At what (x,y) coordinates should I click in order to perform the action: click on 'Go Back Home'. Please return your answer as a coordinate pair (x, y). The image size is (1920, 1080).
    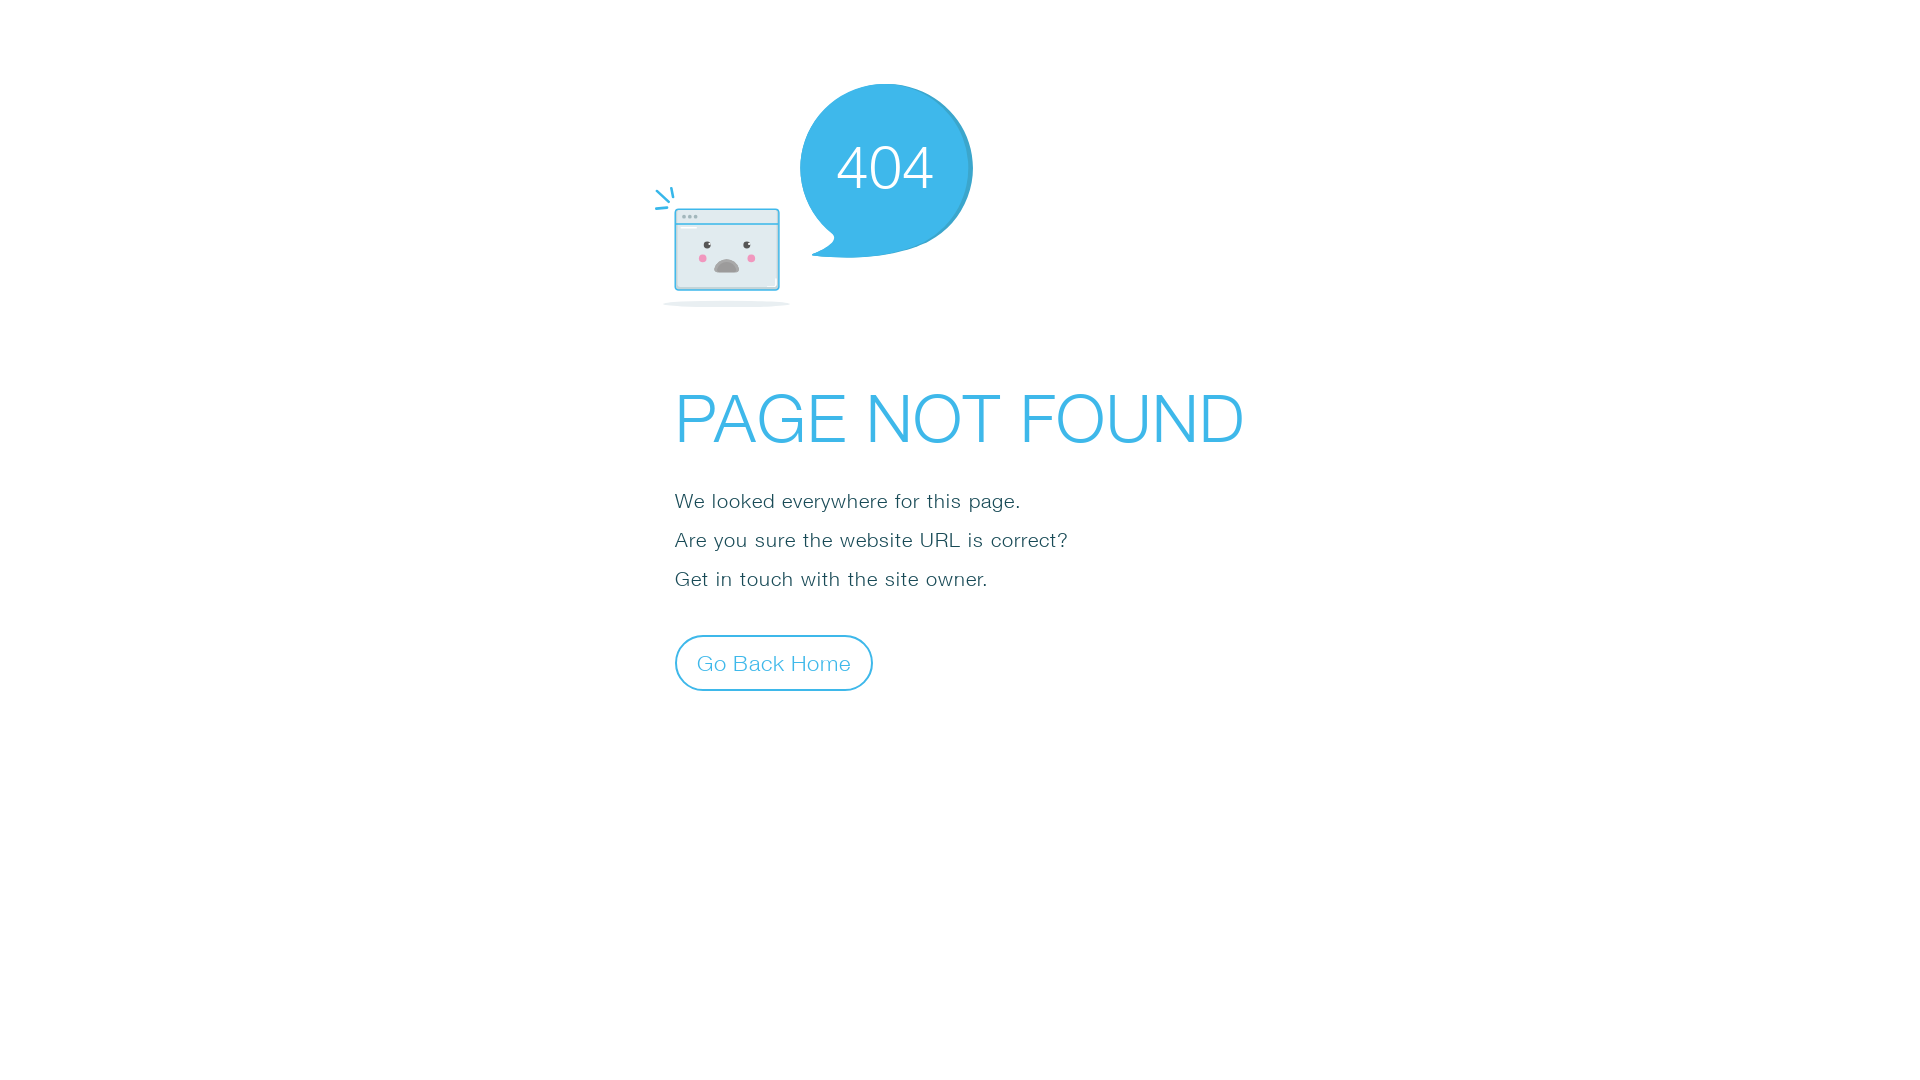
    Looking at the image, I should click on (772, 663).